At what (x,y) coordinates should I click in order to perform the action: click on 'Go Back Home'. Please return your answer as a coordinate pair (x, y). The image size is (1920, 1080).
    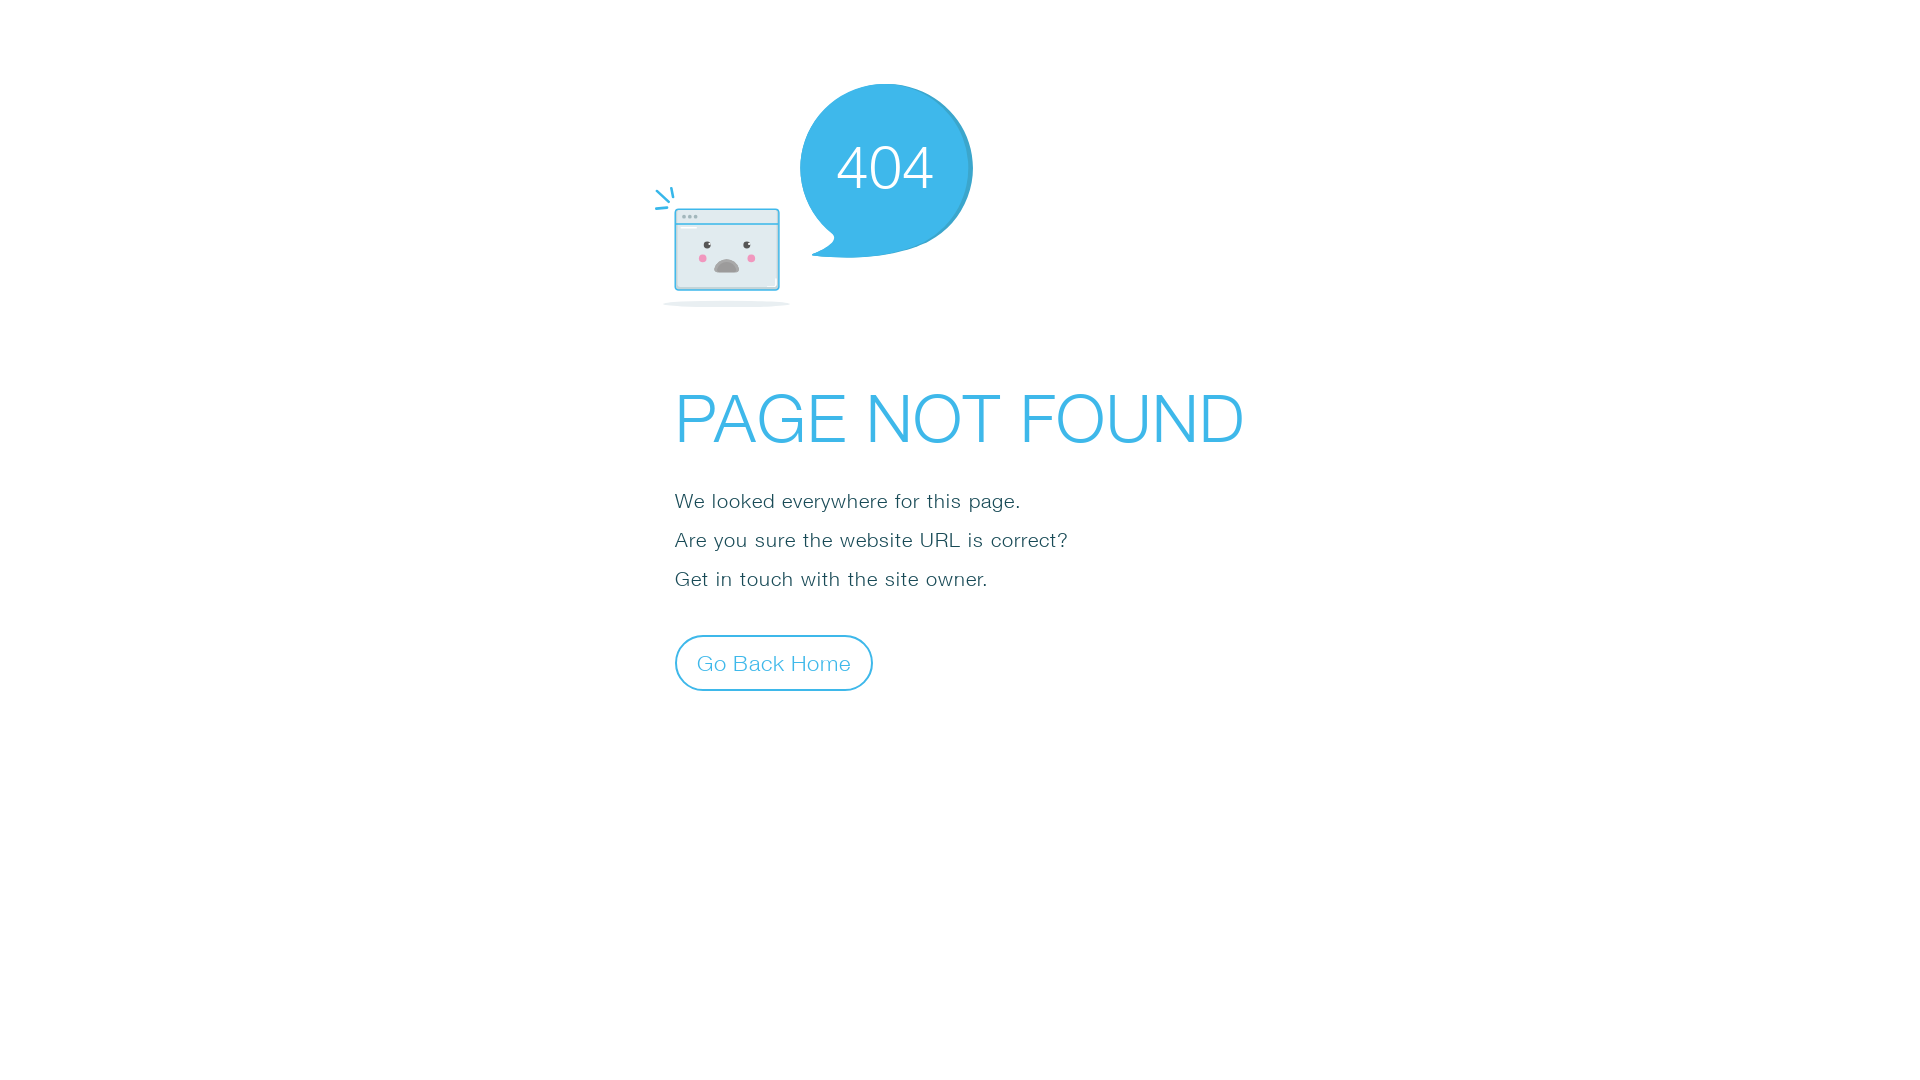
    Looking at the image, I should click on (772, 663).